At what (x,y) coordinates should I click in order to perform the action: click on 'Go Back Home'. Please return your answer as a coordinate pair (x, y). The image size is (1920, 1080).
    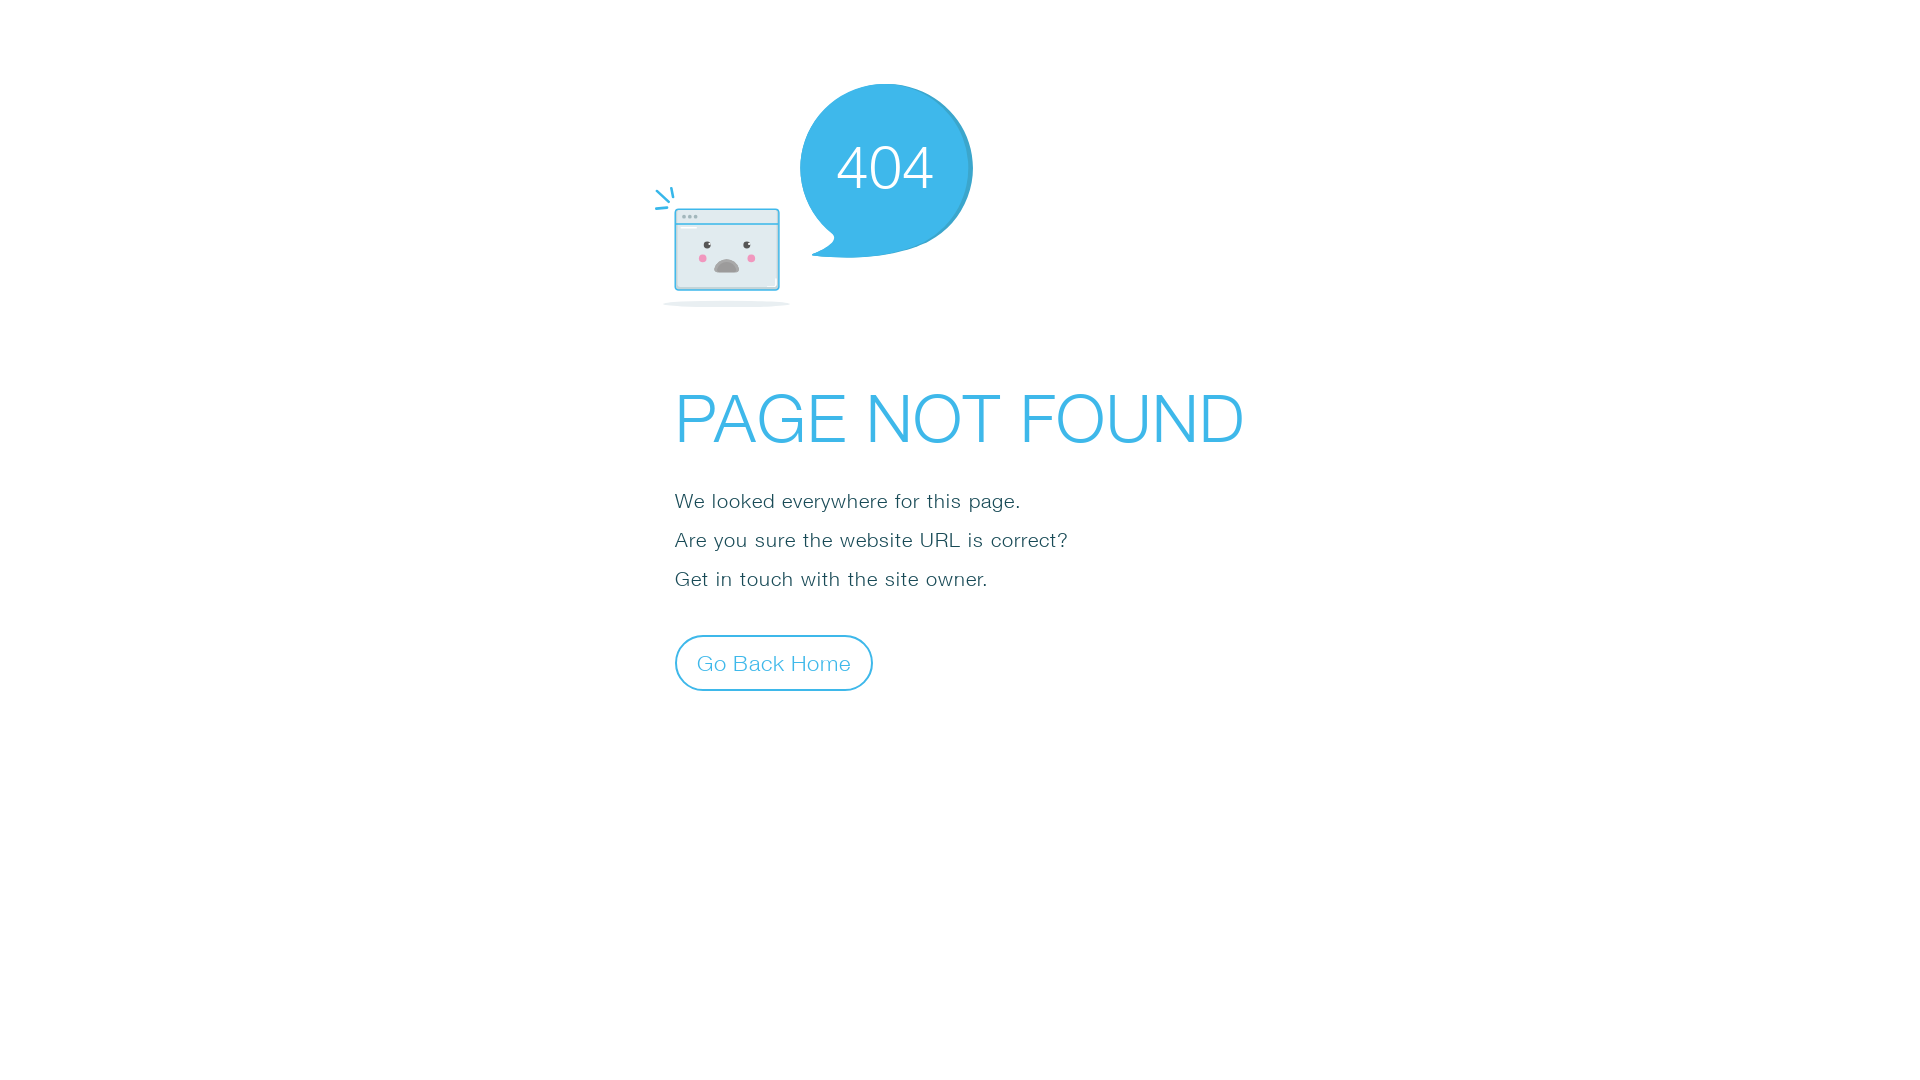
    Looking at the image, I should click on (772, 663).